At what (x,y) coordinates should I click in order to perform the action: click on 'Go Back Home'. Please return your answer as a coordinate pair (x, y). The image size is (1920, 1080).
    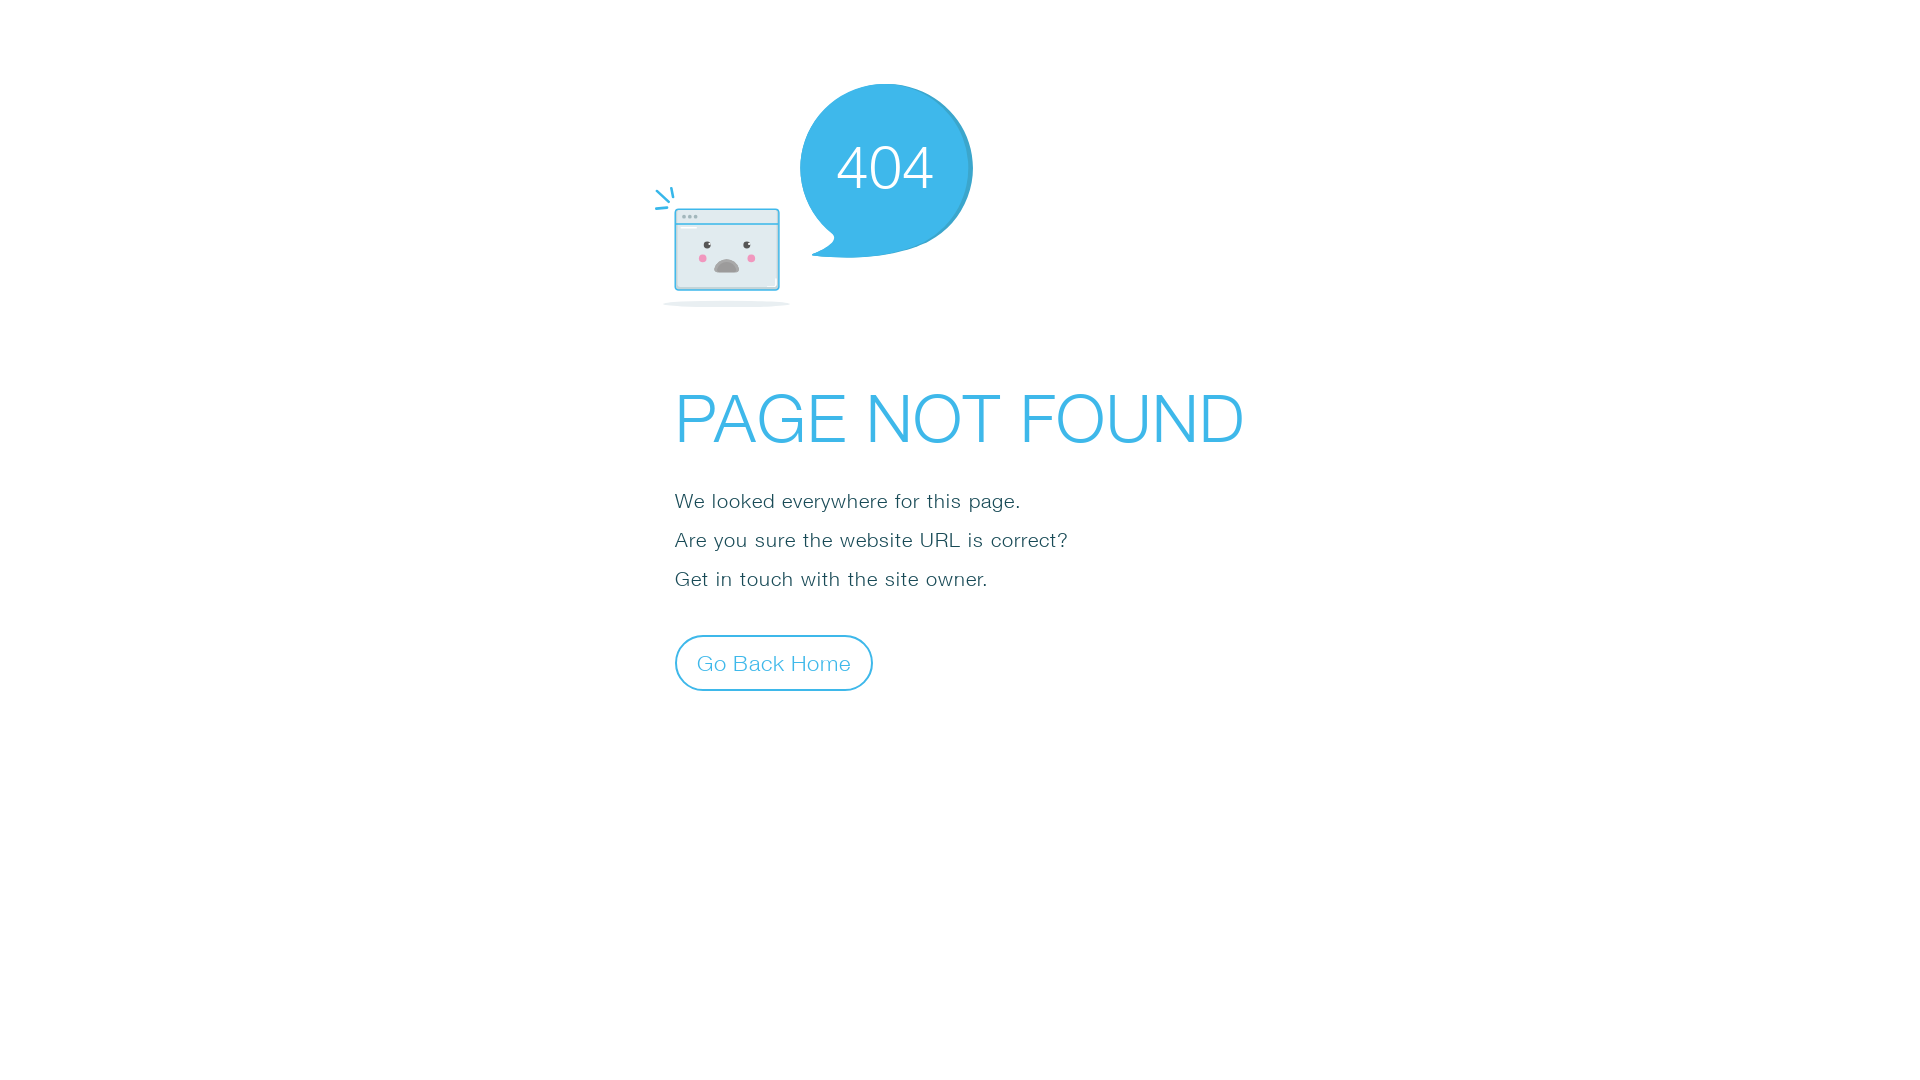
    Looking at the image, I should click on (772, 663).